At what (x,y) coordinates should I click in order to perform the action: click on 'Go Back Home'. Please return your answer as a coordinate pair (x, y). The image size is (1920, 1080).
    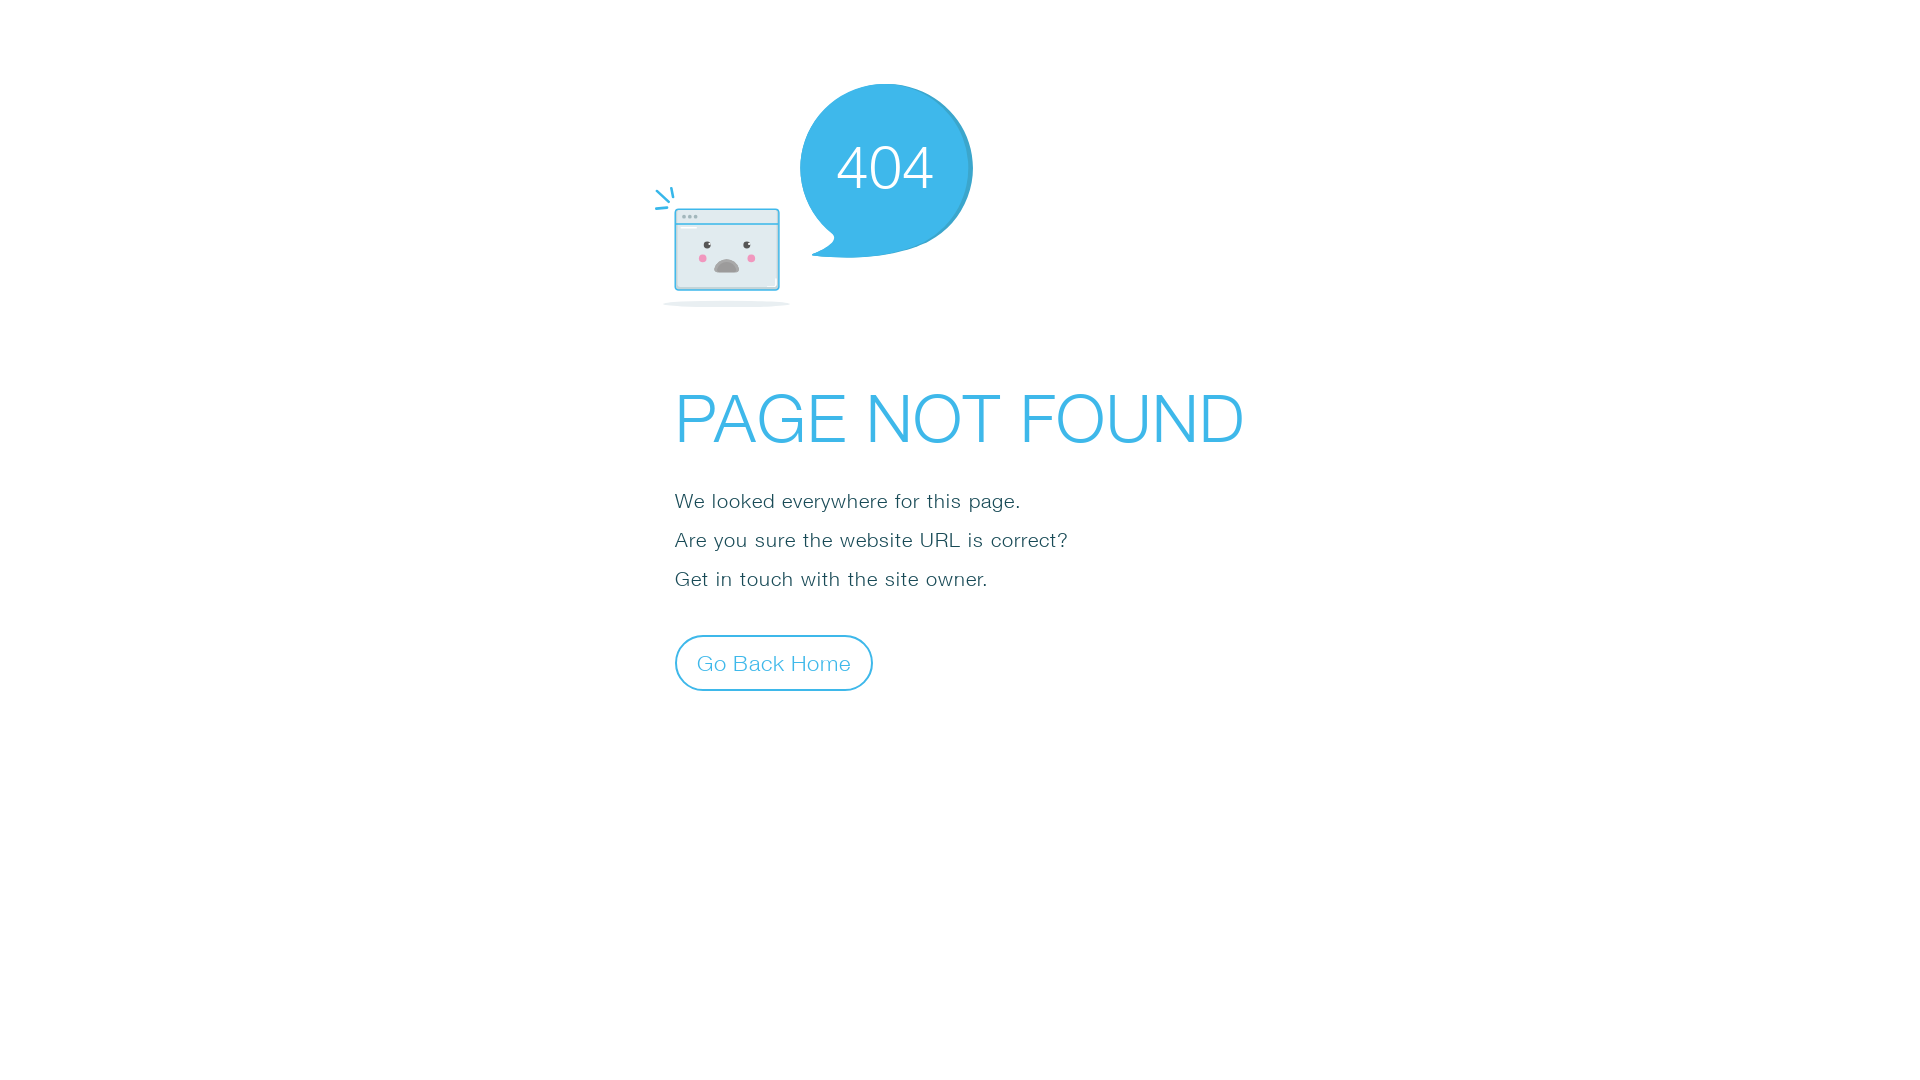
    Looking at the image, I should click on (772, 663).